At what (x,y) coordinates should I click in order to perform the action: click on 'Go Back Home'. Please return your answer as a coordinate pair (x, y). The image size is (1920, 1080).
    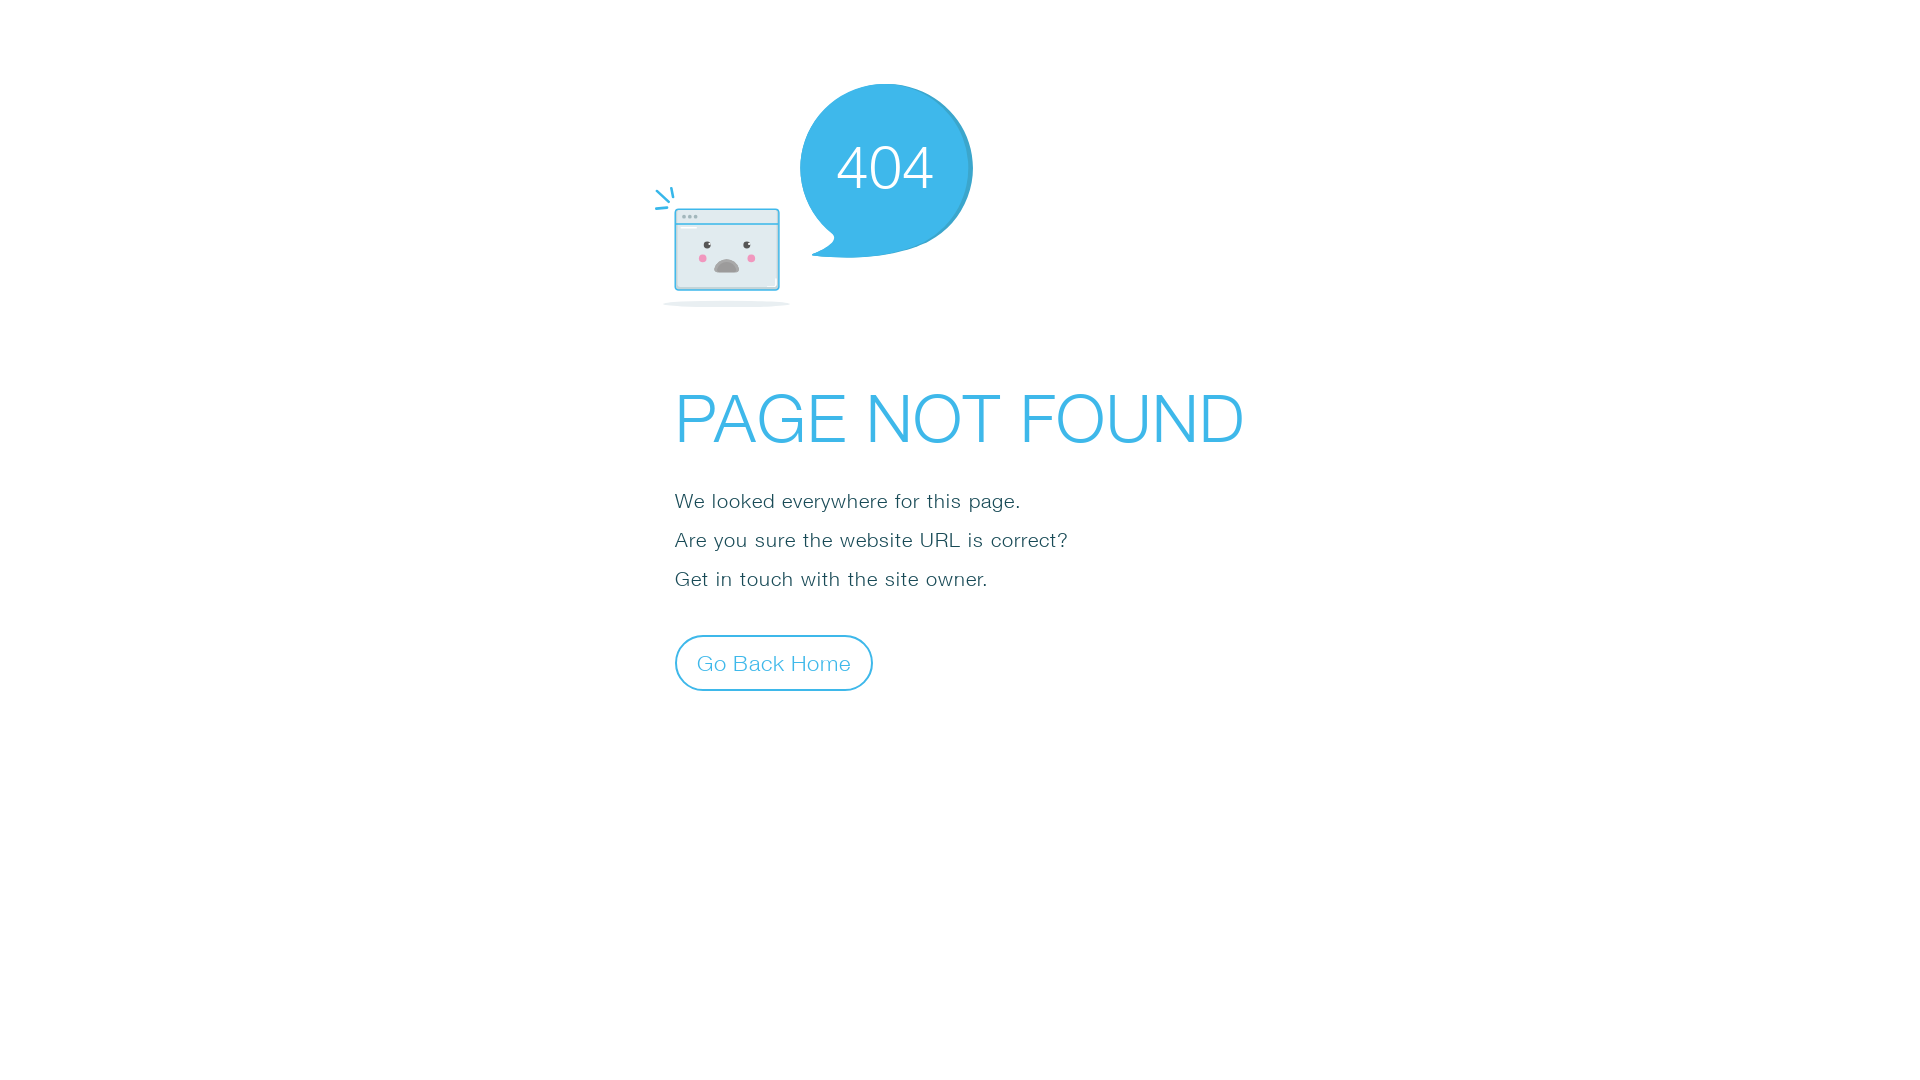
    Looking at the image, I should click on (772, 663).